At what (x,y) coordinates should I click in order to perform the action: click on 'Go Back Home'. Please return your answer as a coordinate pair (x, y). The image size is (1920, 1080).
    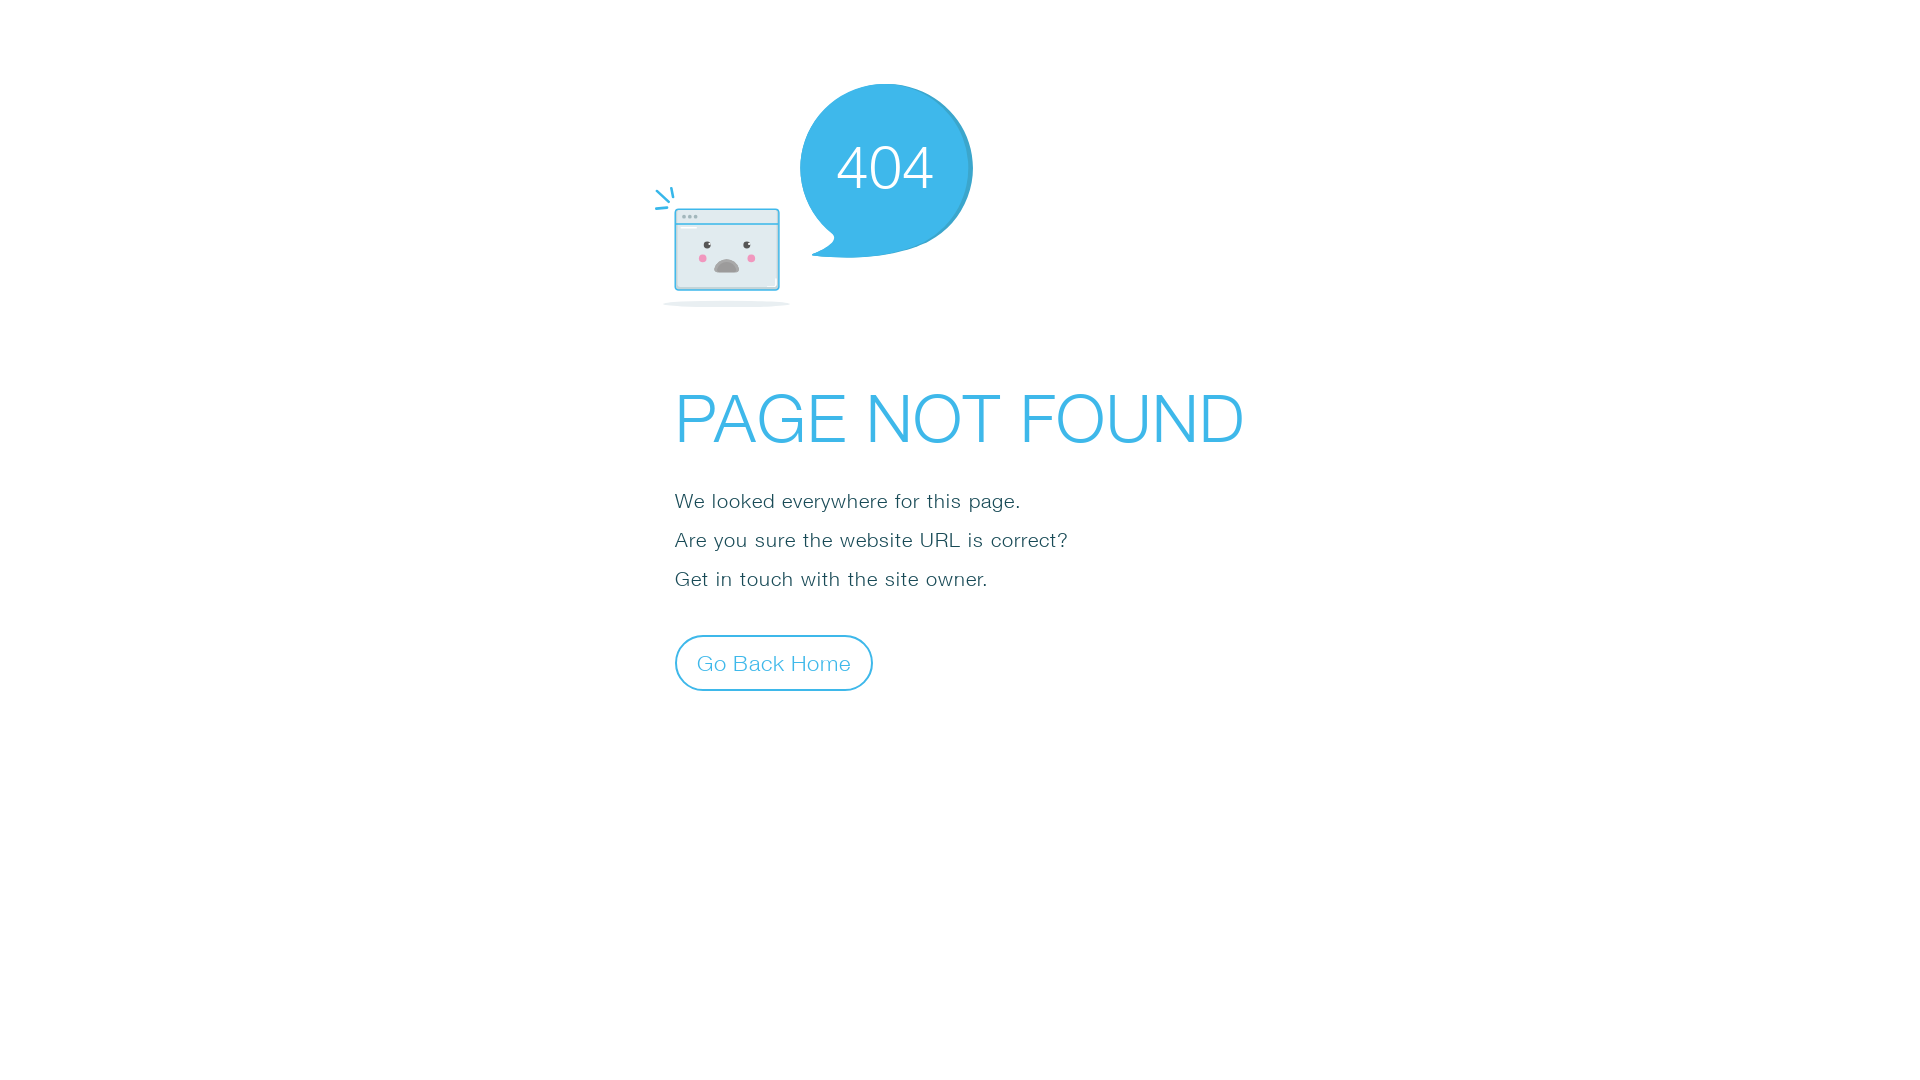
    Looking at the image, I should click on (772, 663).